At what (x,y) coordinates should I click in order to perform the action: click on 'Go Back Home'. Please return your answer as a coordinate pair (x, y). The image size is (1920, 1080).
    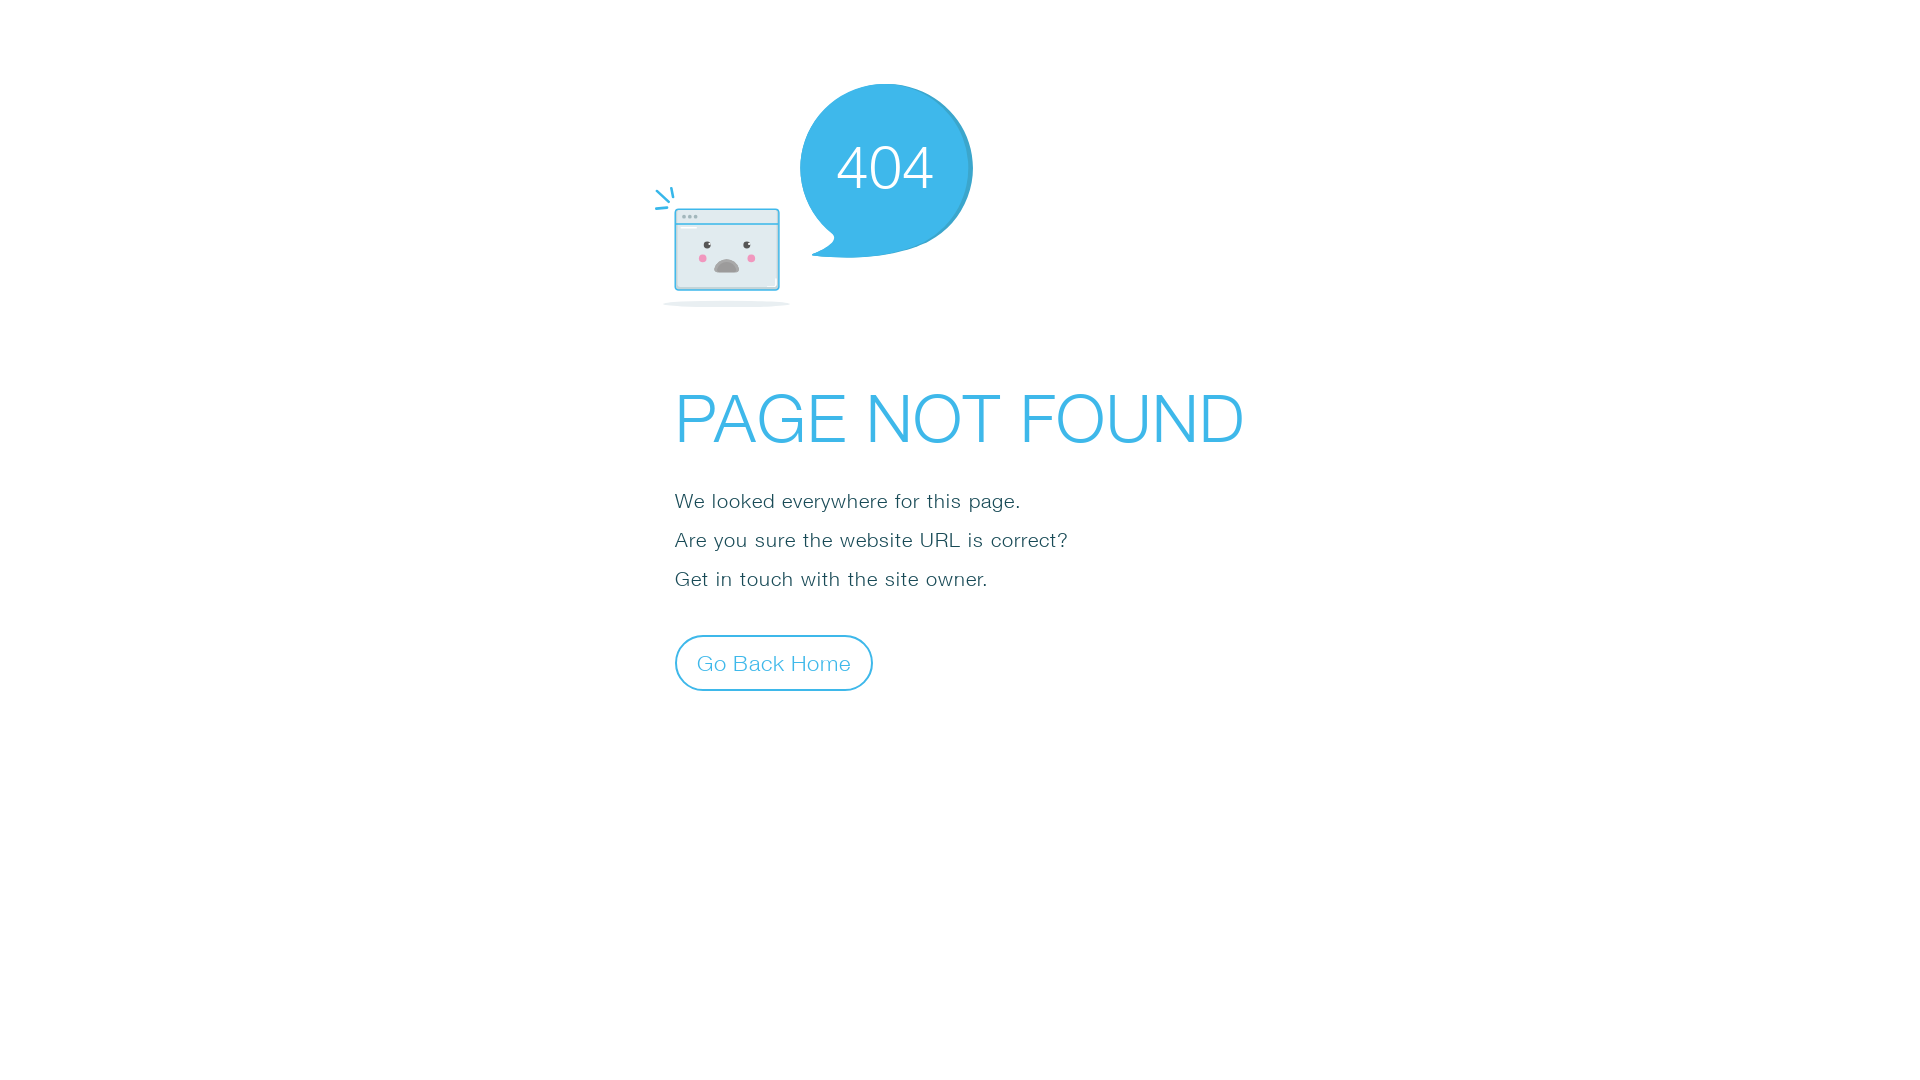
    Looking at the image, I should click on (772, 663).